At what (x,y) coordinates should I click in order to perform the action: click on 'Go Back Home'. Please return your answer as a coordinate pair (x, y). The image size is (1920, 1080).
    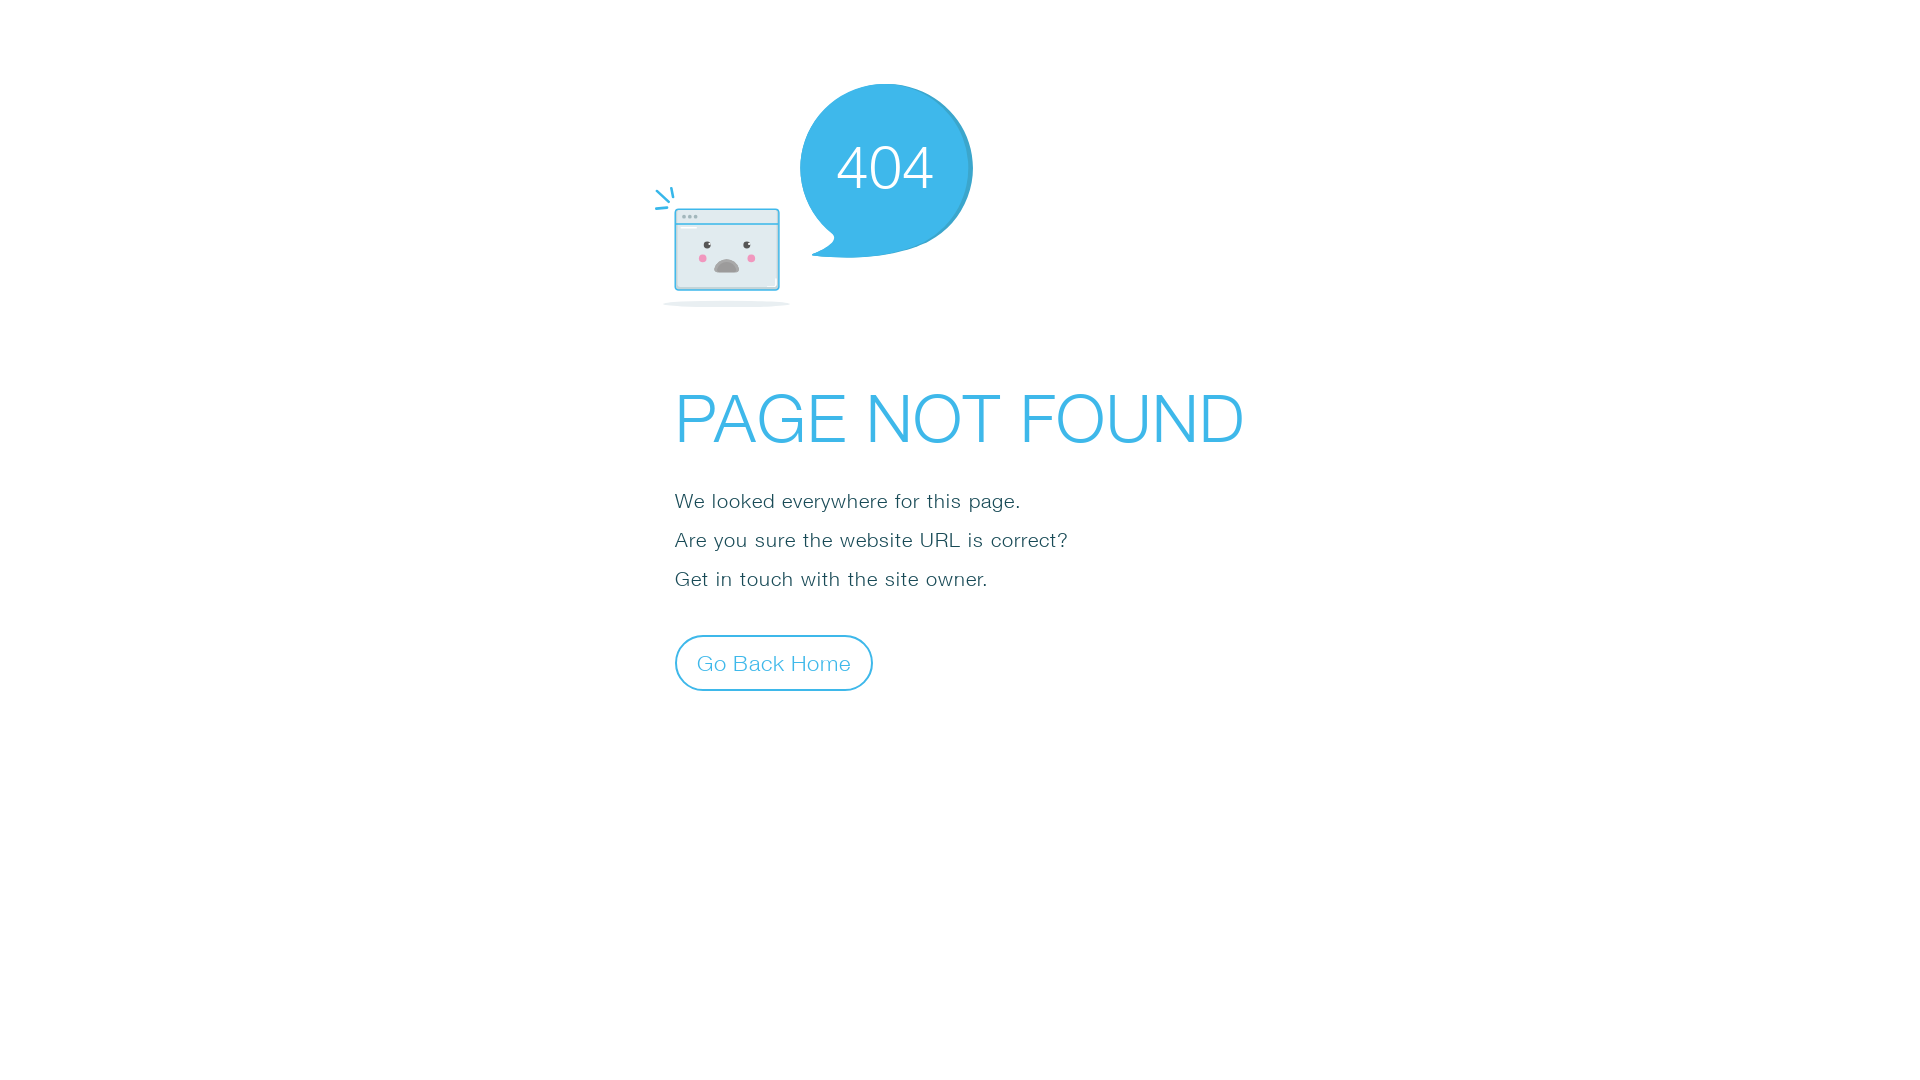
    Looking at the image, I should click on (772, 663).